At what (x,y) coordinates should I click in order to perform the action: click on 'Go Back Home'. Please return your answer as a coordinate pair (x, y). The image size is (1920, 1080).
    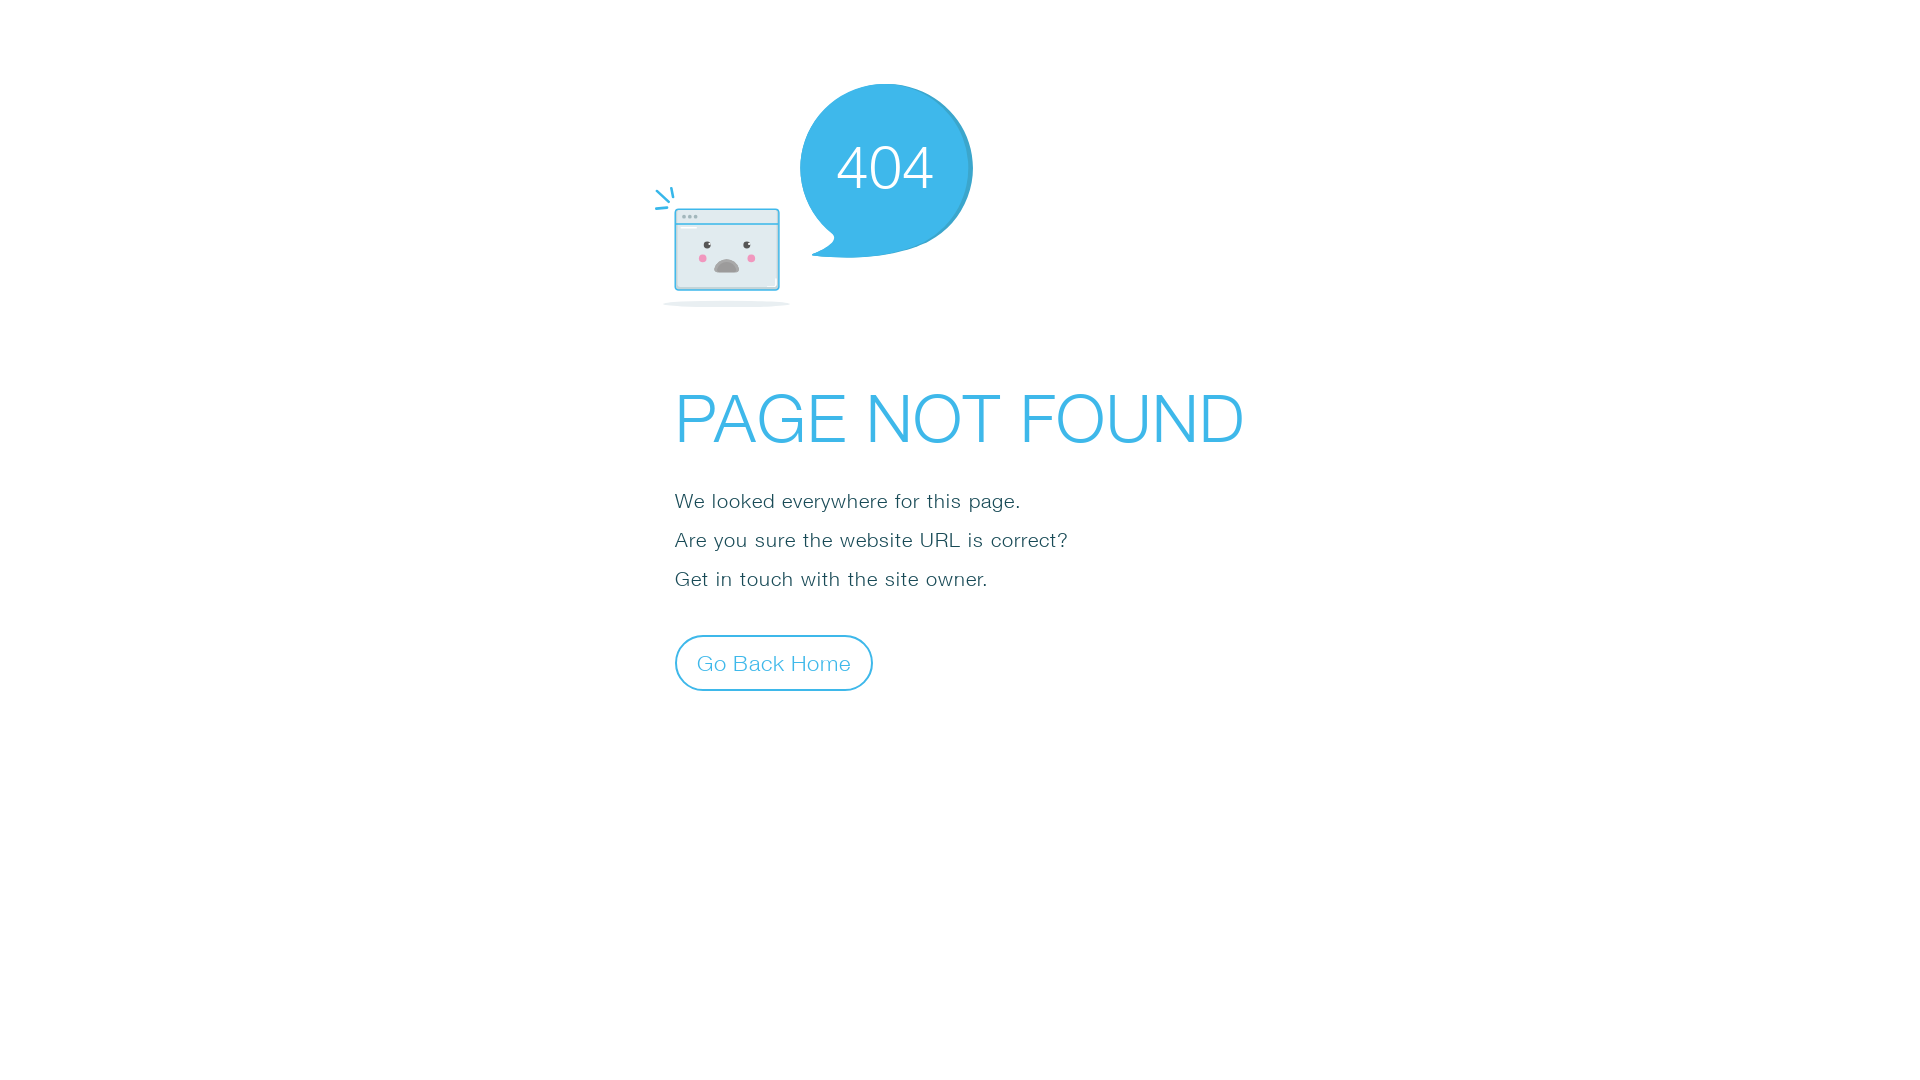
    Looking at the image, I should click on (772, 663).